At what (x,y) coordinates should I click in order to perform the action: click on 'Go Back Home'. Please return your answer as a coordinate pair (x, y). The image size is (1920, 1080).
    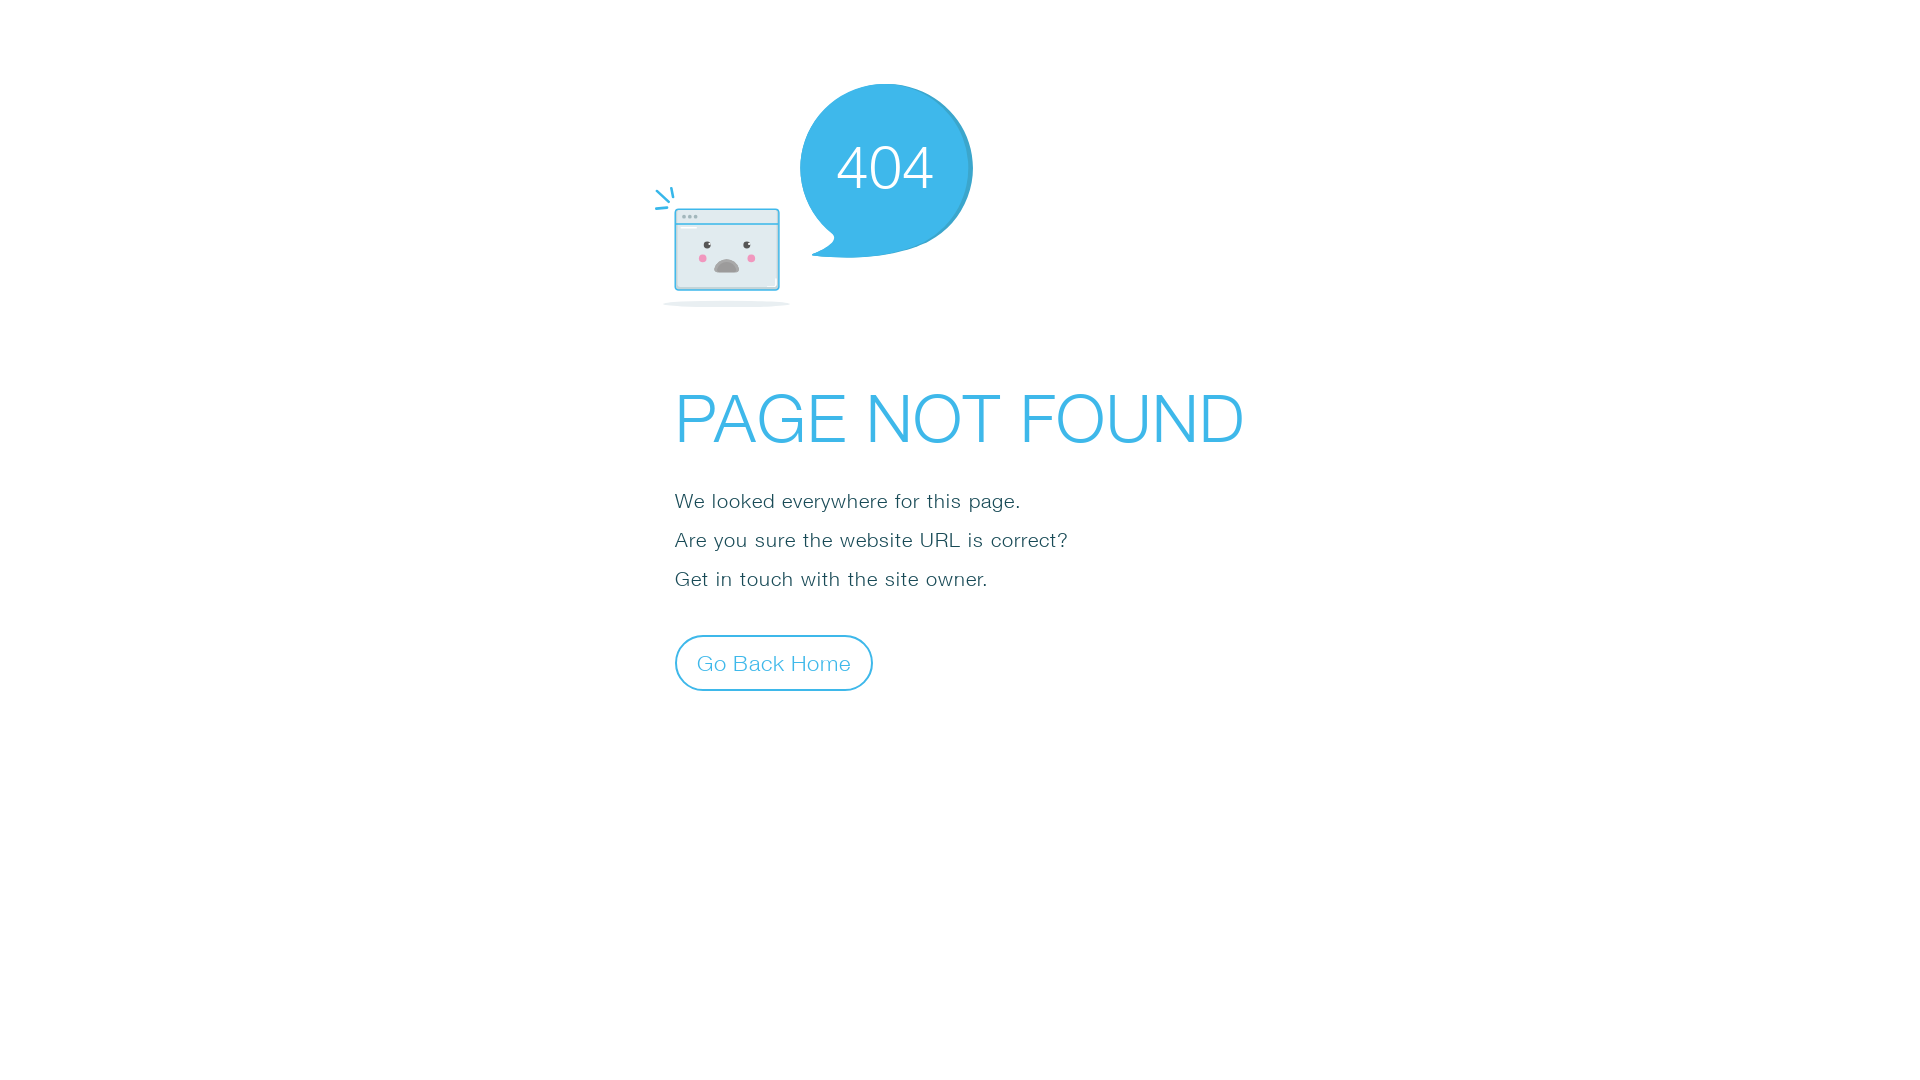
    Looking at the image, I should click on (772, 663).